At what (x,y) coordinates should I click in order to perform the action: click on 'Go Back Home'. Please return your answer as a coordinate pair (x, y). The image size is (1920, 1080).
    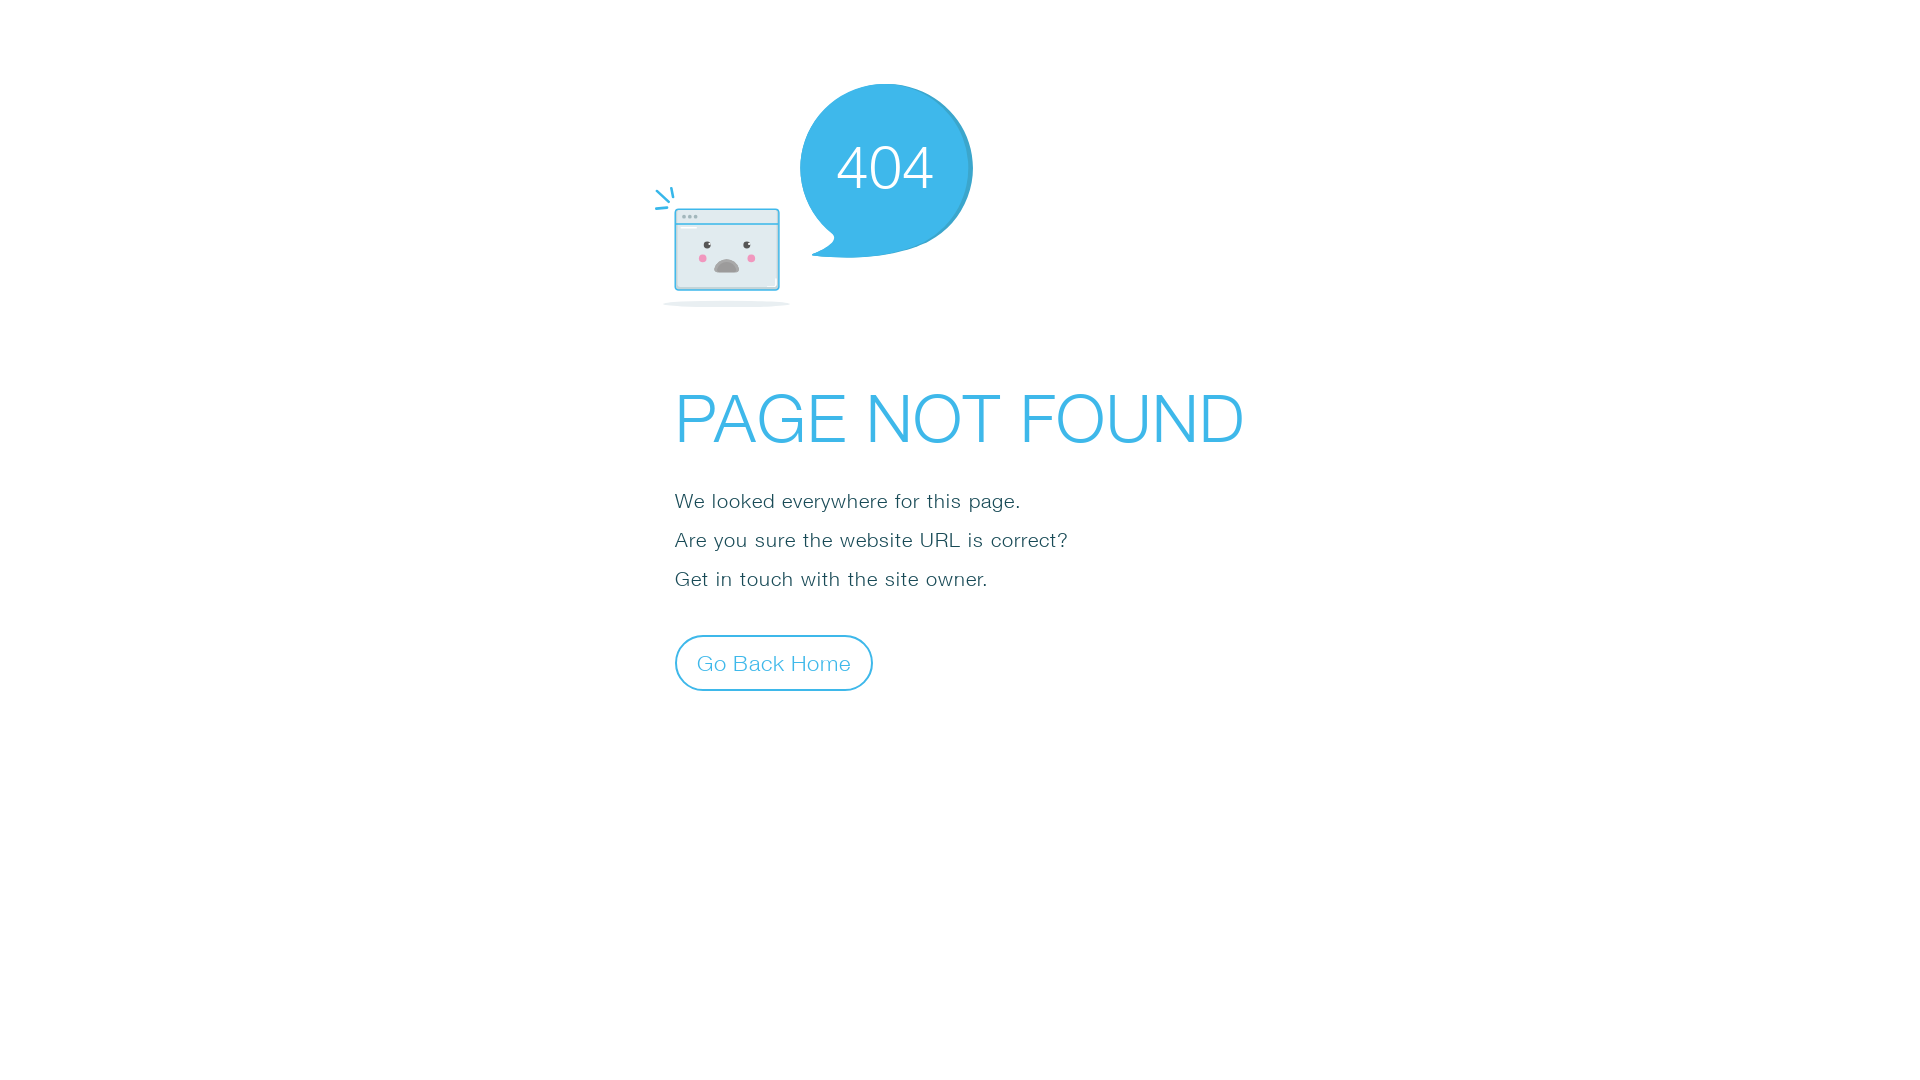
    Looking at the image, I should click on (772, 663).